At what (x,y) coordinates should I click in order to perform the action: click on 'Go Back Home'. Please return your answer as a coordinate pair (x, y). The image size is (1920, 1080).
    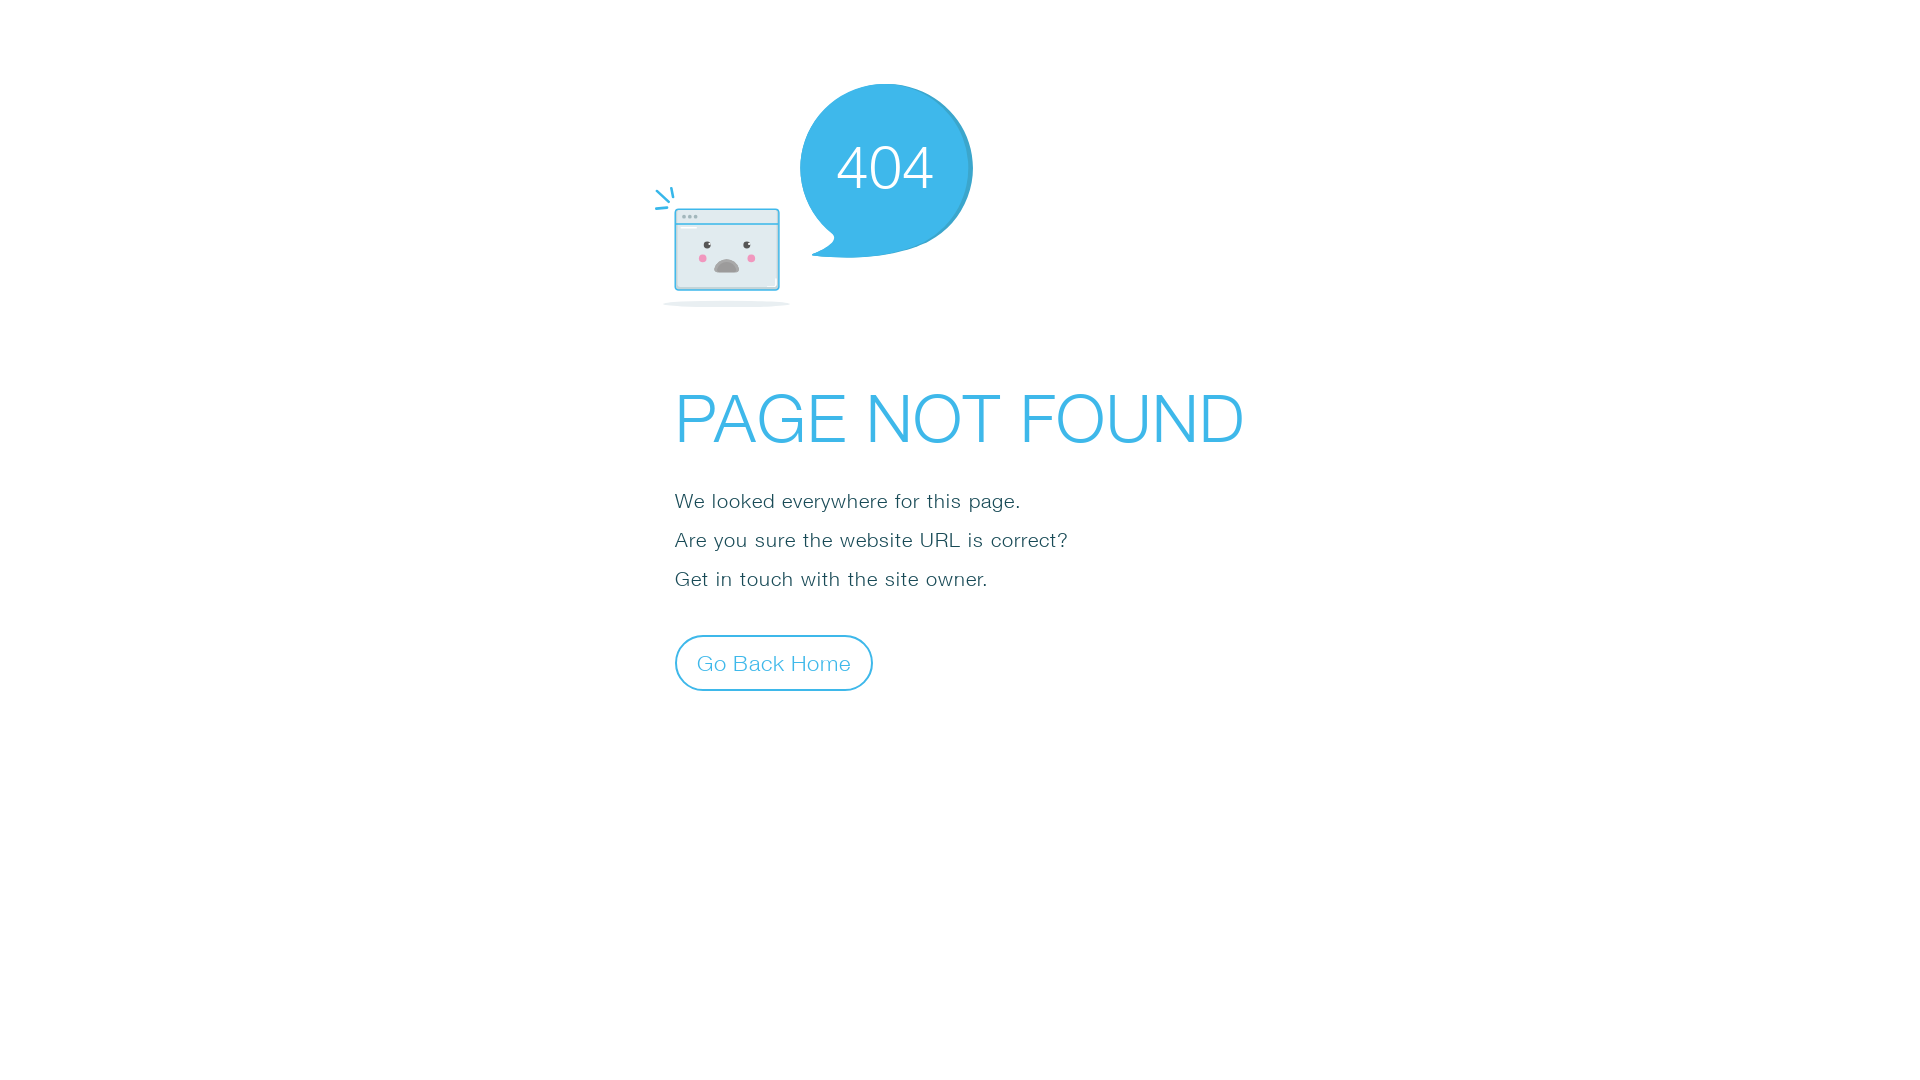
    Looking at the image, I should click on (772, 663).